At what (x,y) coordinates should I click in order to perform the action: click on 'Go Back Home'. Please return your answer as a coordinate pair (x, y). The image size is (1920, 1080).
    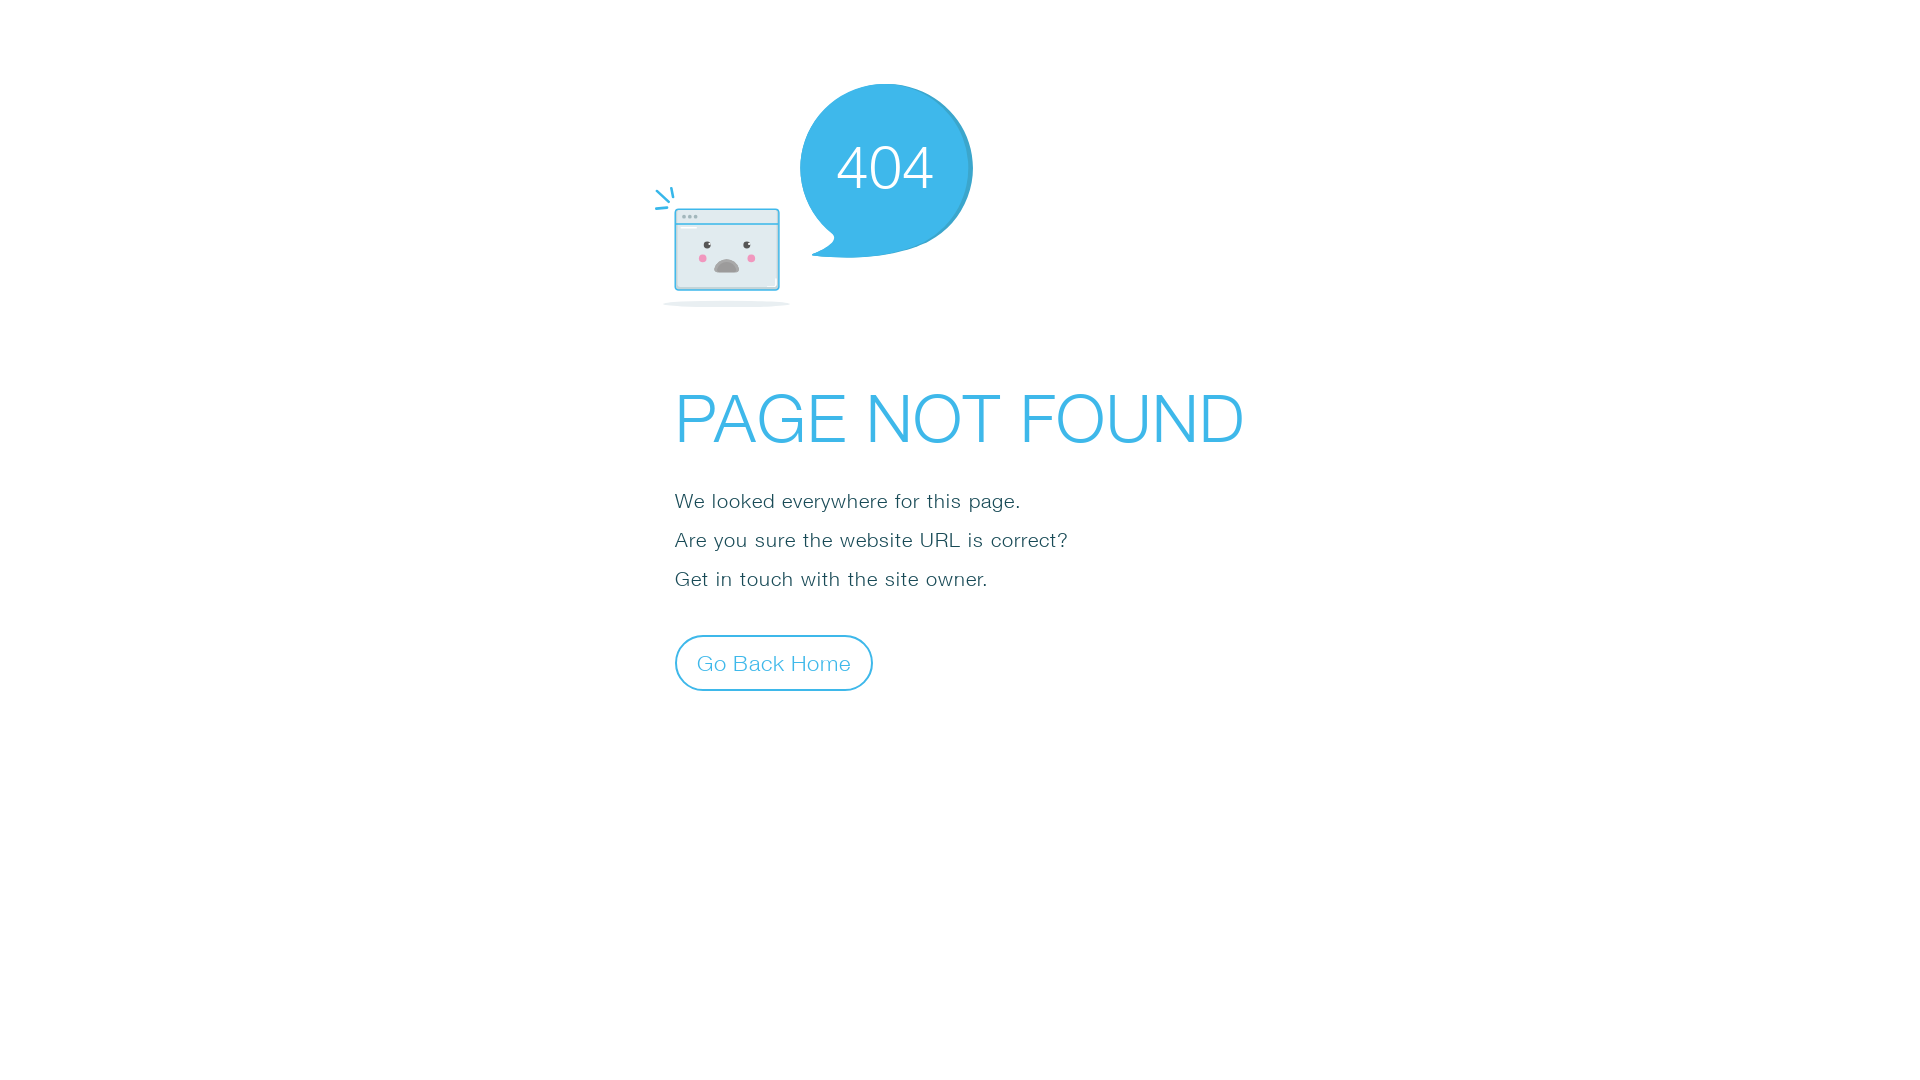
    Looking at the image, I should click on (772, 663).